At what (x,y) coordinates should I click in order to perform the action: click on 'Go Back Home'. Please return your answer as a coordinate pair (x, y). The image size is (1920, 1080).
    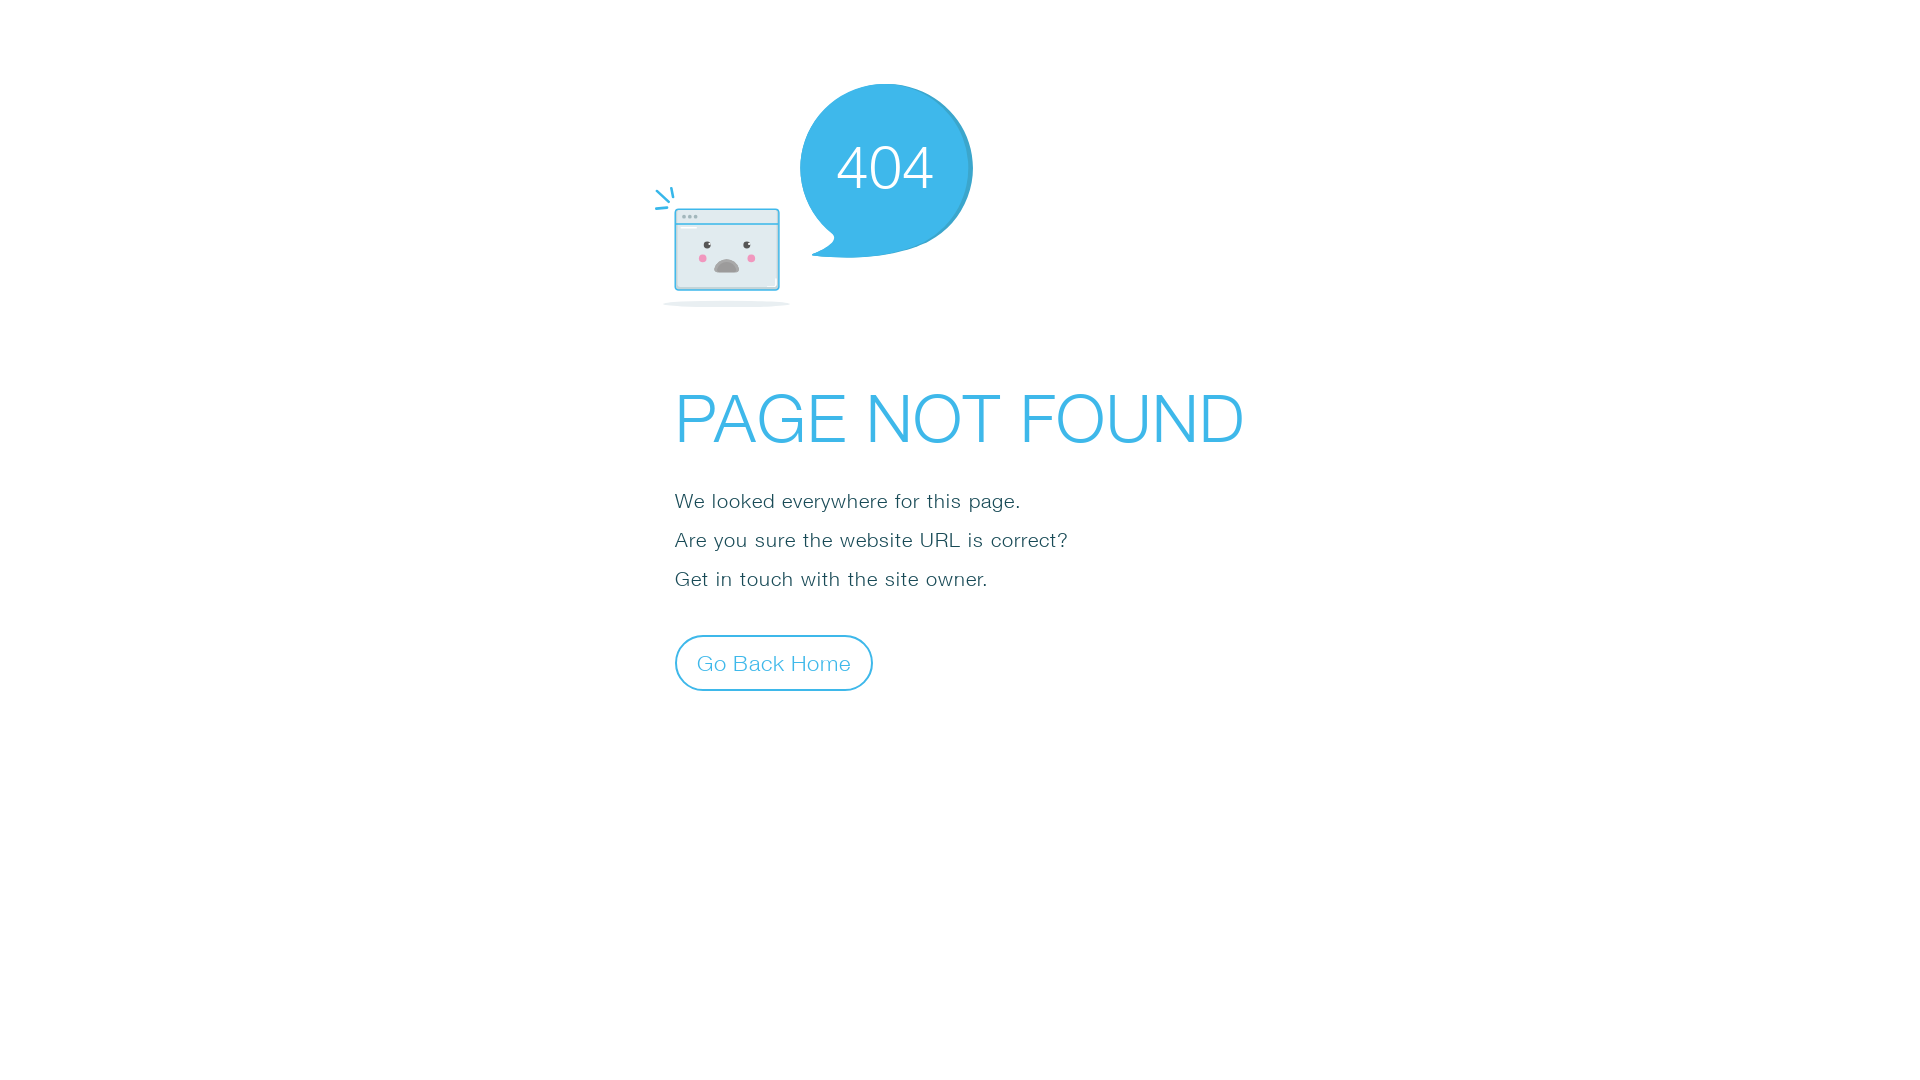
    Looking at the image, I should click on (772, 663).